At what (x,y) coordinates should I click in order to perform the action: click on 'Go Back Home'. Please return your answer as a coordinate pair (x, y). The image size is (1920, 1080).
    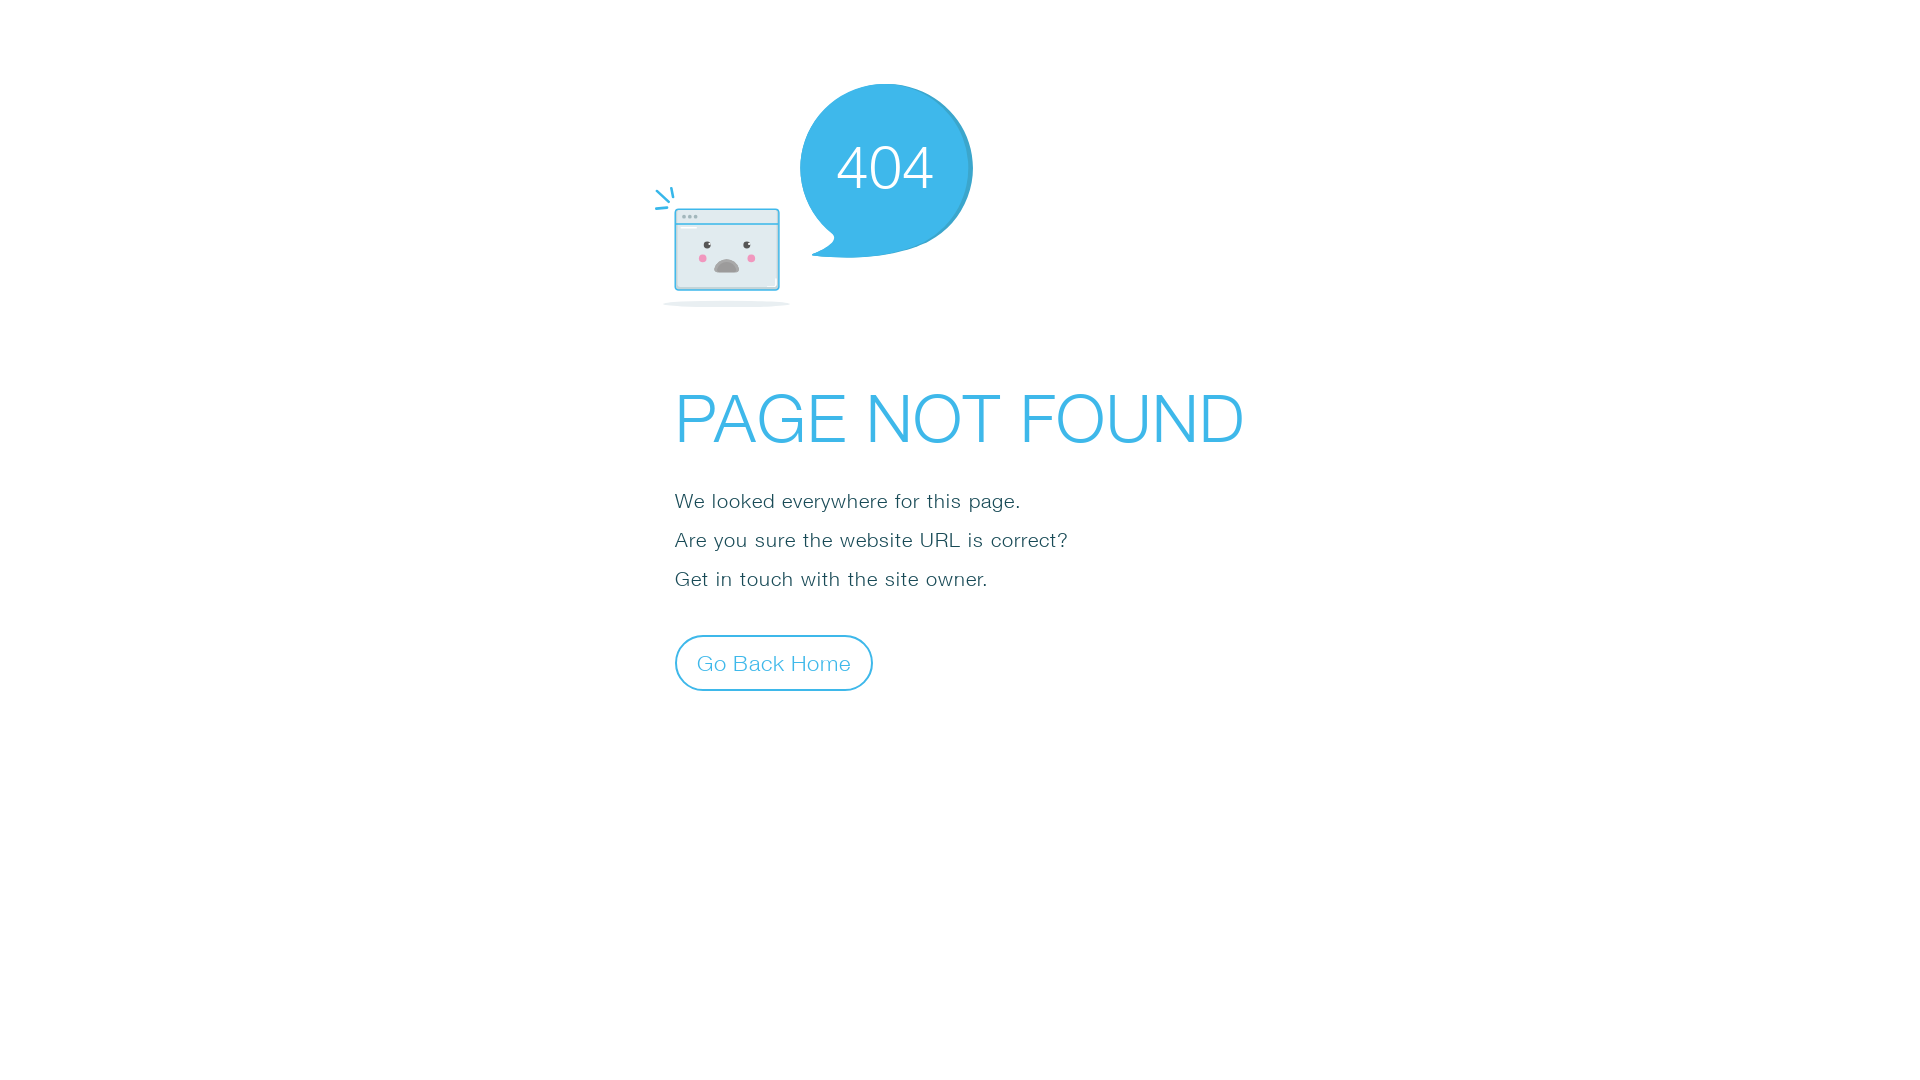
    Looking at the image, I should click on (772, 663).